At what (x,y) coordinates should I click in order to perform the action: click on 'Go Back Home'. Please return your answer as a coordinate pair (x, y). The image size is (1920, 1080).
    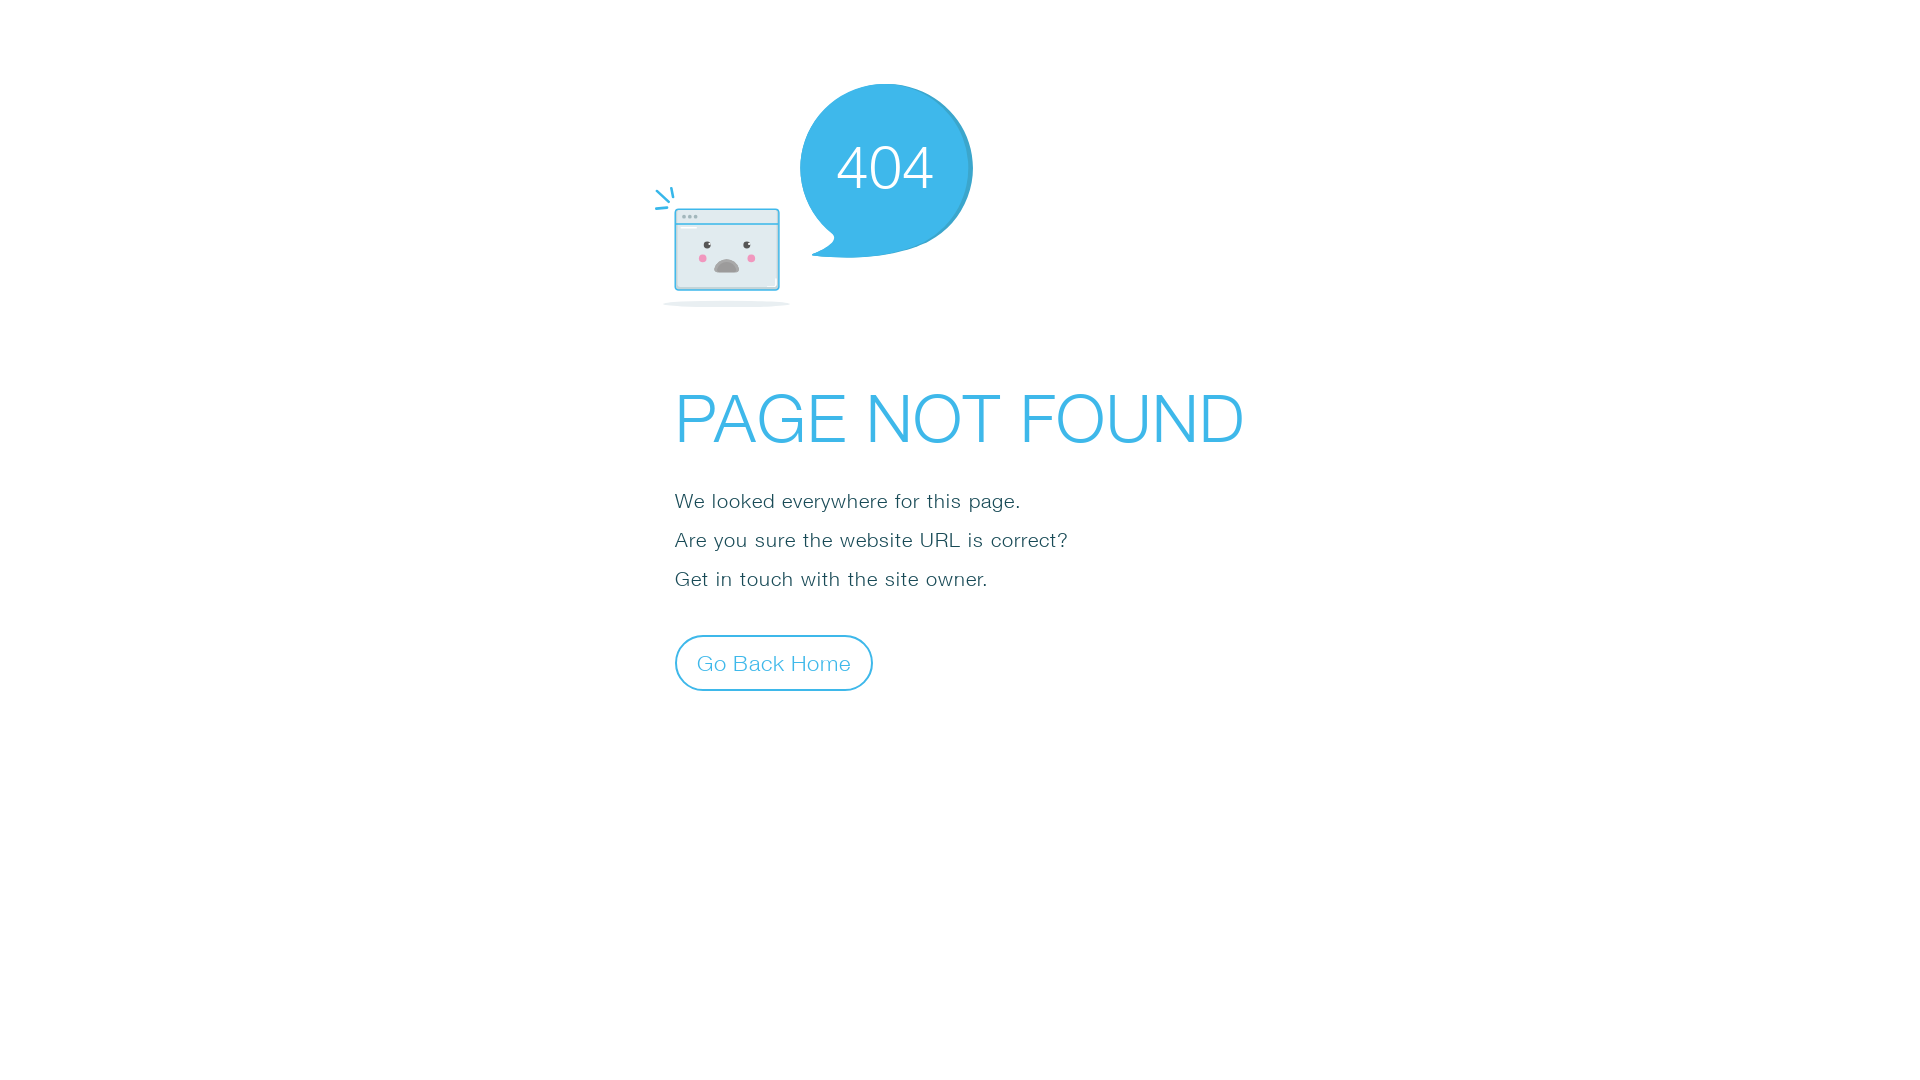
    Looking at the image, I should click on (772, 663).